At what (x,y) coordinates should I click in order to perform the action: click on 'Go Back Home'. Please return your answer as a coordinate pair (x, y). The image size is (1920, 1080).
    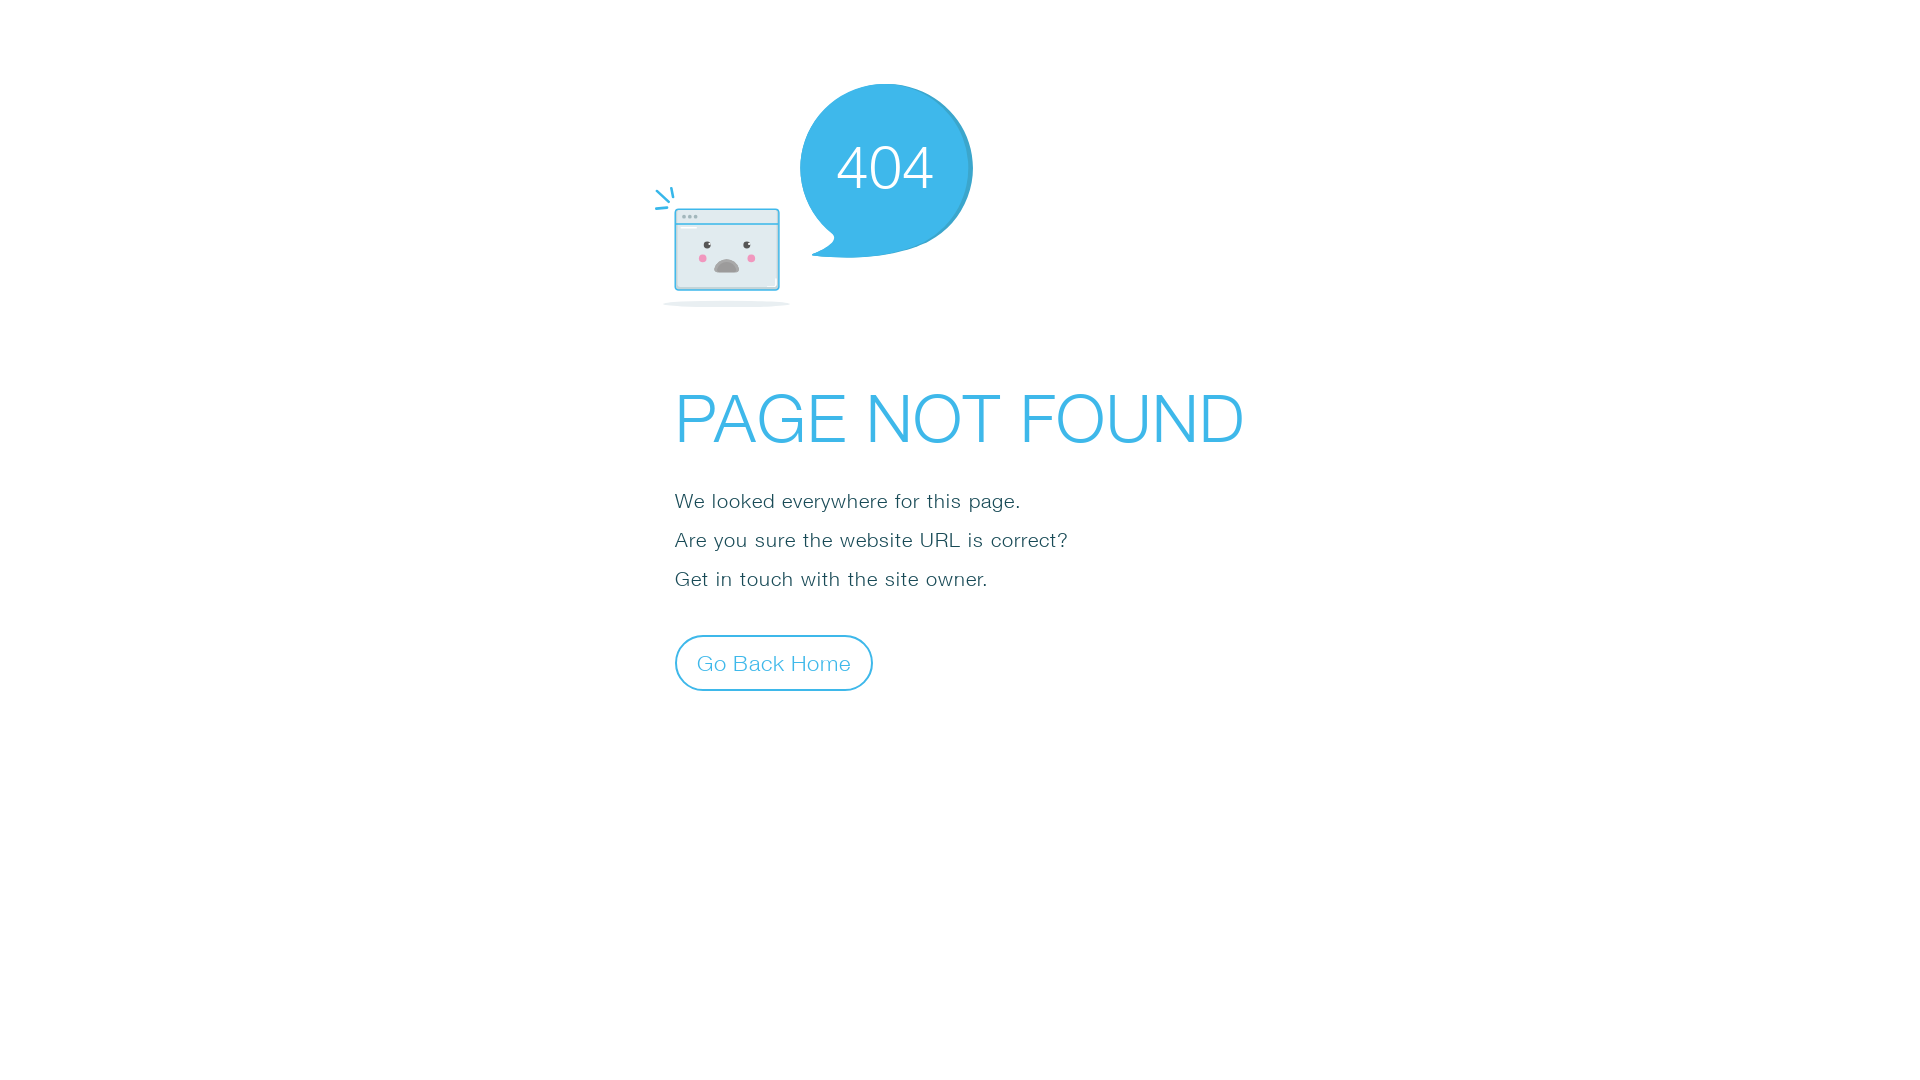
    Looking at the image, I should click on (772, 663).